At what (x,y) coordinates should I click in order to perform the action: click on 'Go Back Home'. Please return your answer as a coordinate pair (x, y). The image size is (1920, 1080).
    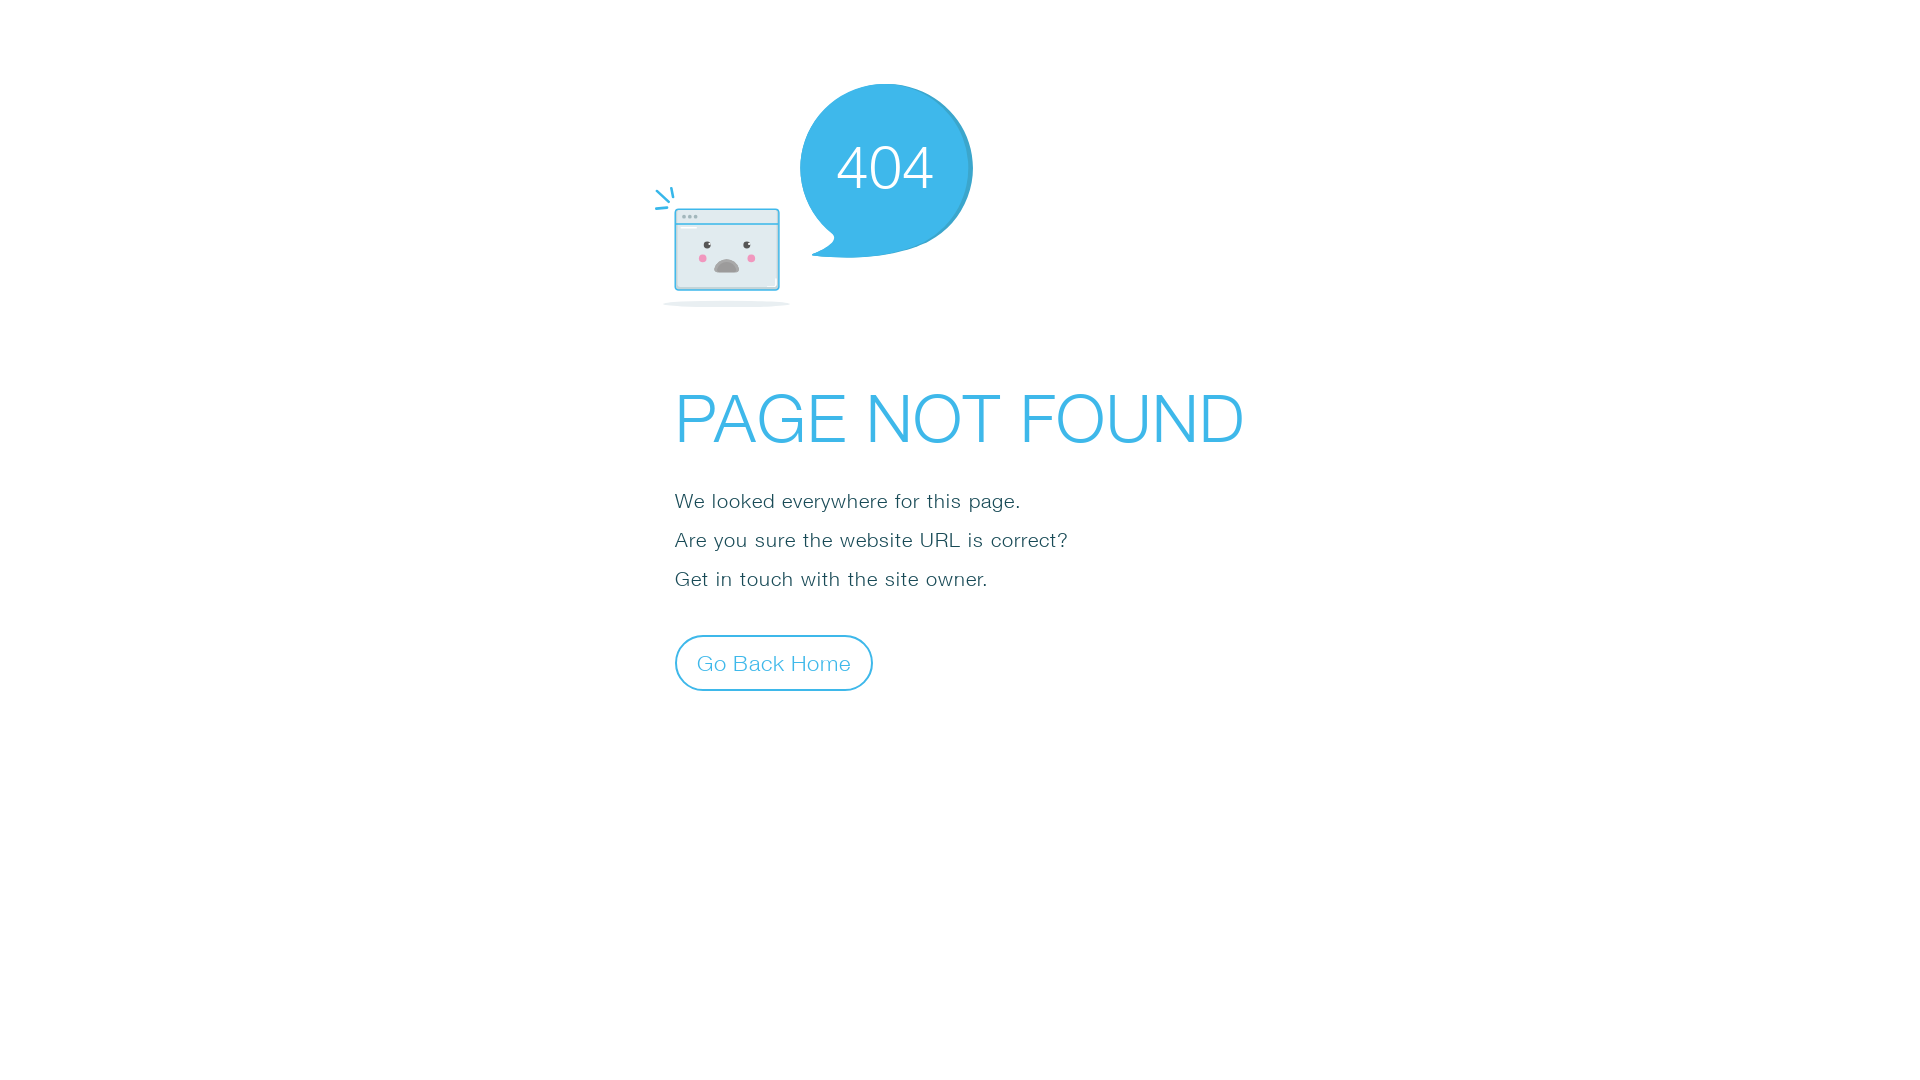
    Looking at the image, I should click on (772, 663).